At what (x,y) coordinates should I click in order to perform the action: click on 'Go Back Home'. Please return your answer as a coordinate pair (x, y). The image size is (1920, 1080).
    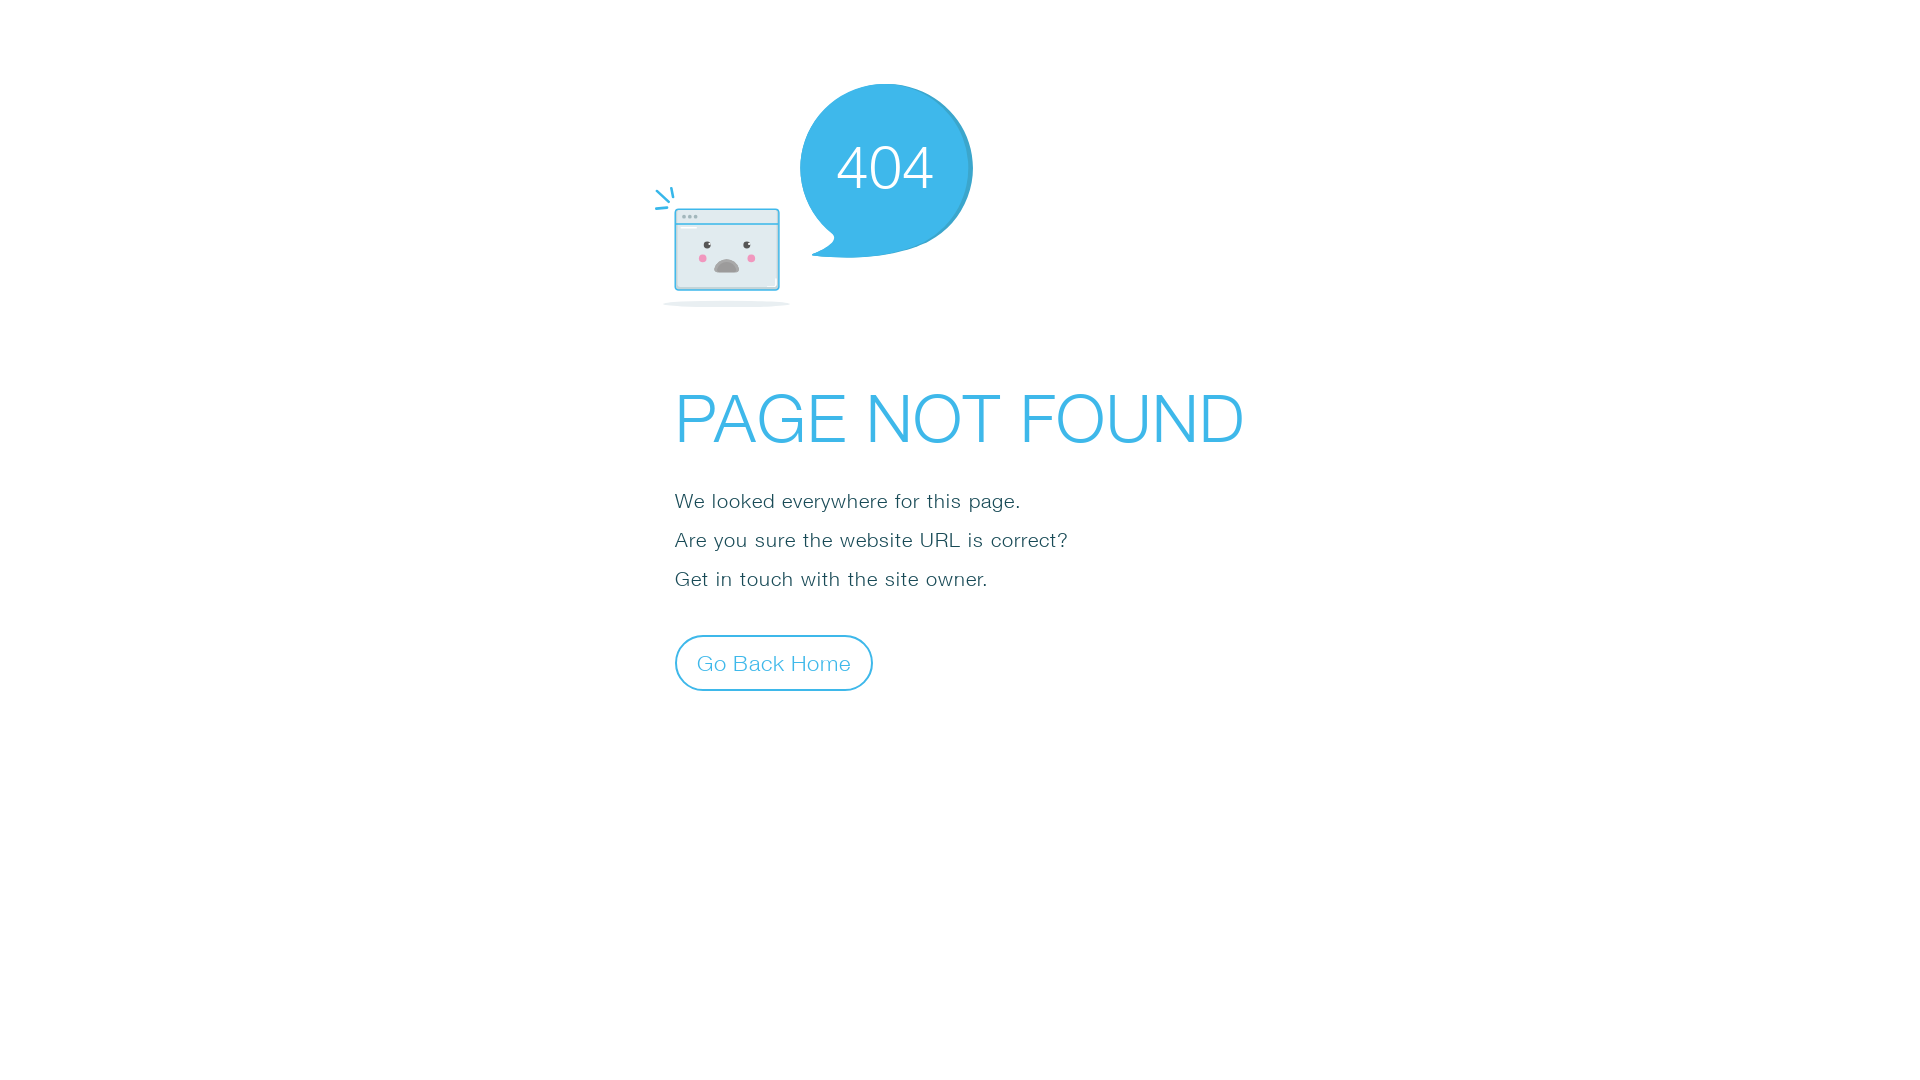
    Looking at the image, I should click on (772, 663).